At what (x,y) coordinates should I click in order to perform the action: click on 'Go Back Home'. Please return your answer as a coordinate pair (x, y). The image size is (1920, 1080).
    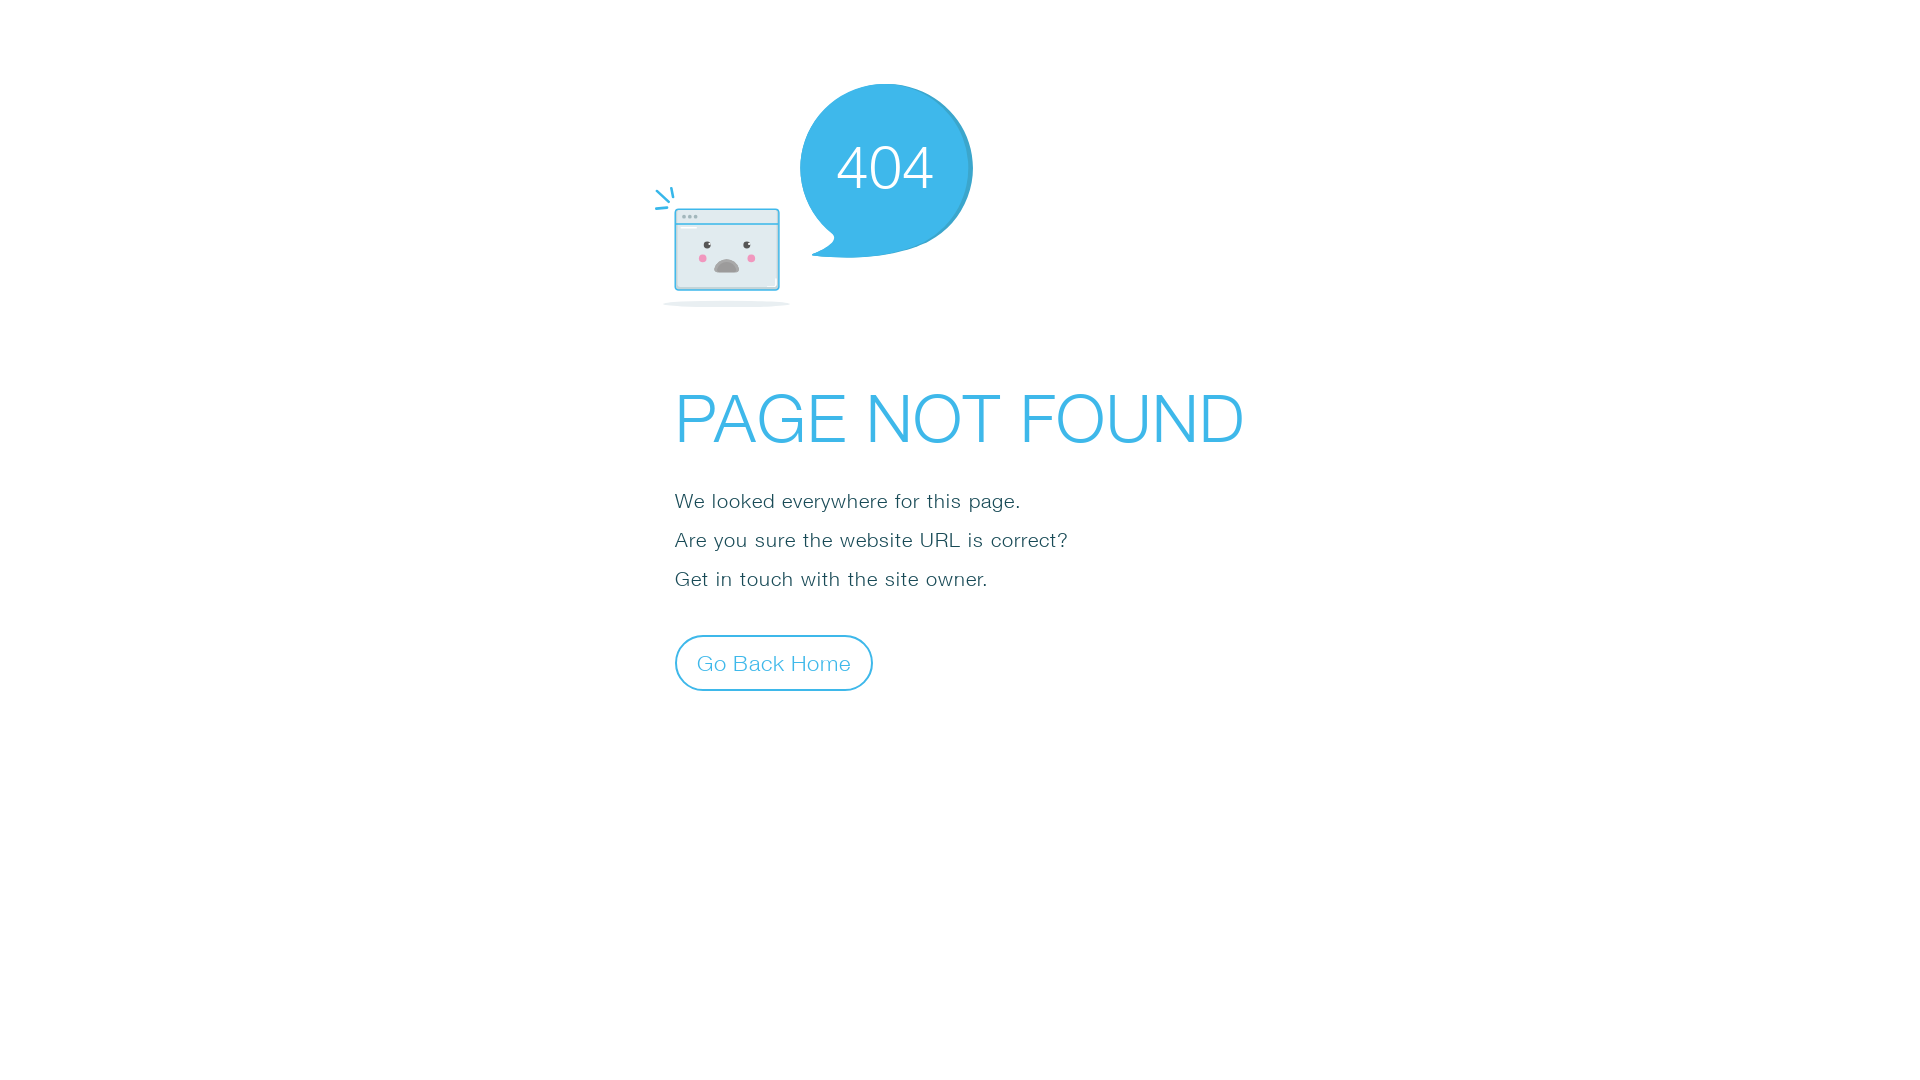
    Looking at the image, I should click on (772, 663).